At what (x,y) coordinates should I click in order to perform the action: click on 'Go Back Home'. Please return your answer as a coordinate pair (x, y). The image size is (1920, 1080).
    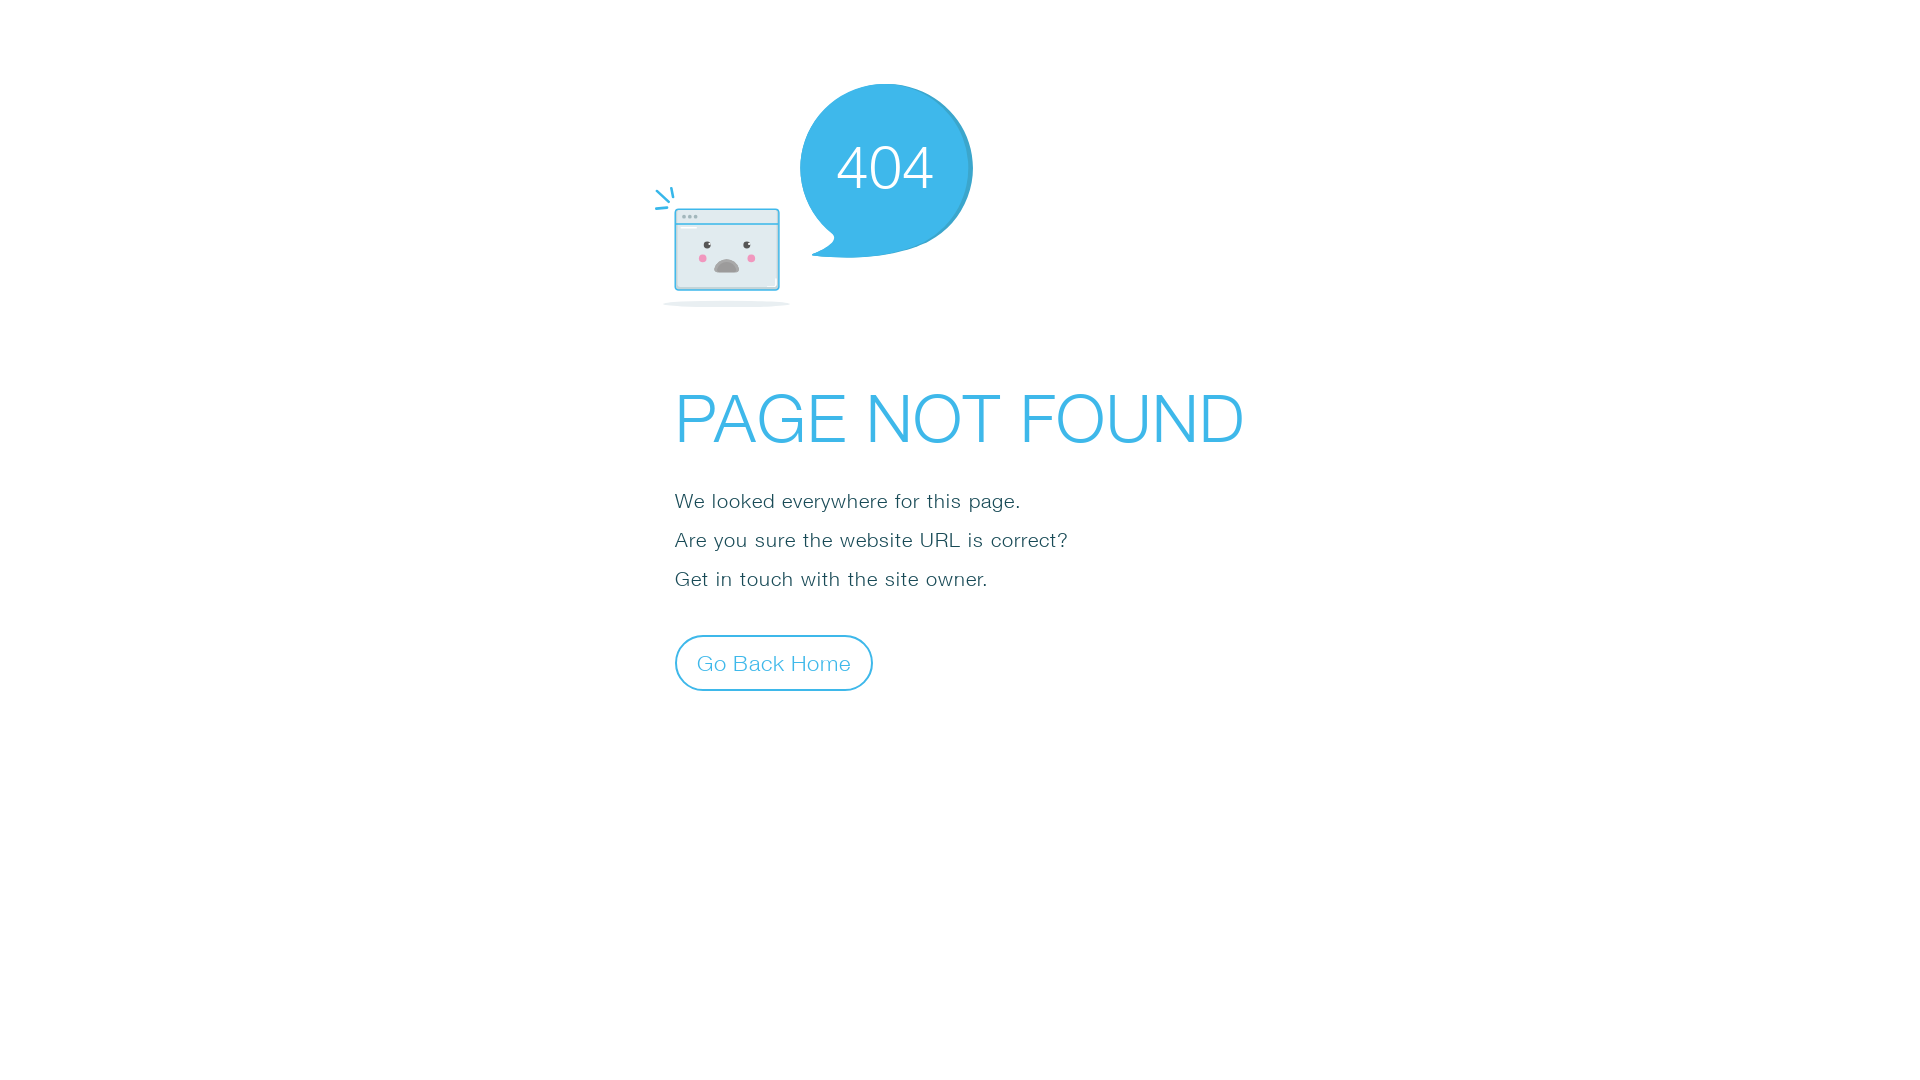
    Looking at the image, I should click on (772, 663).